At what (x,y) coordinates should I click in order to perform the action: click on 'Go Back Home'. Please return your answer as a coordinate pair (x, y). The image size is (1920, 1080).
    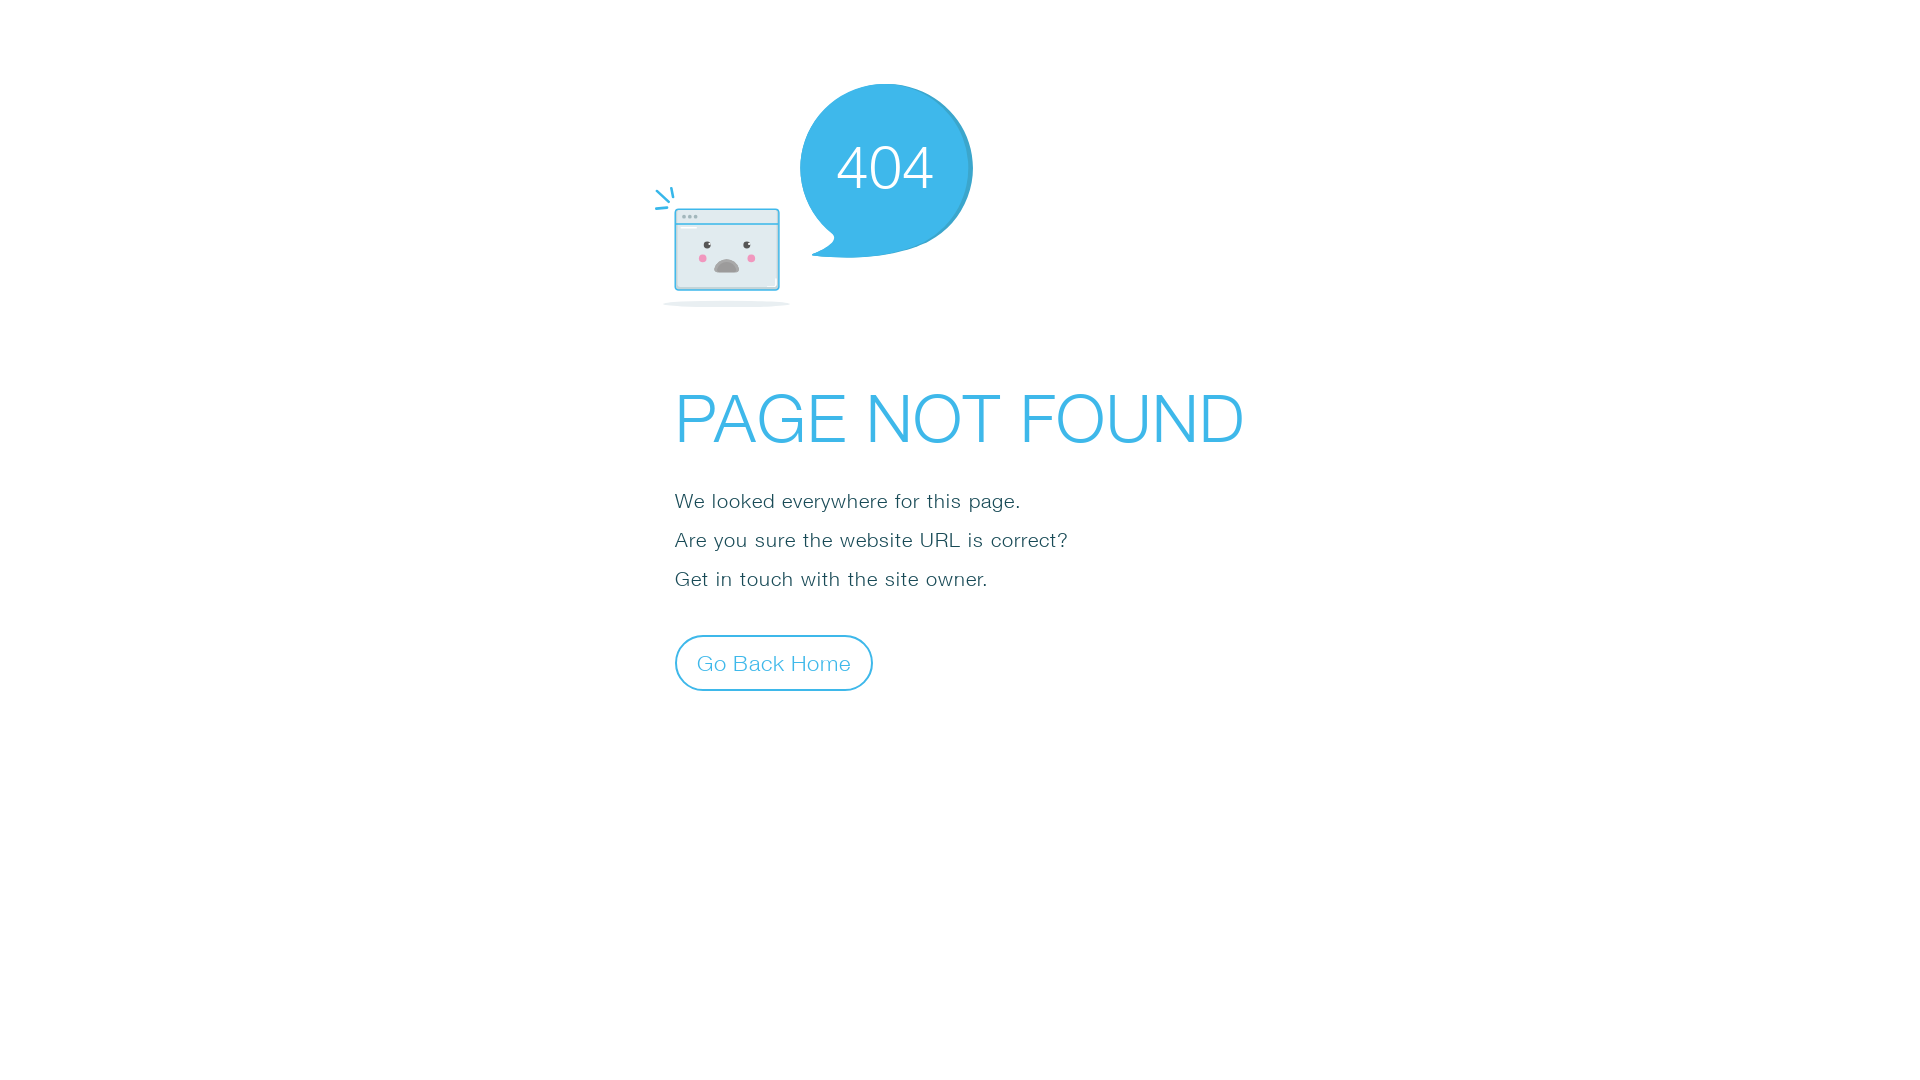
    Looking at the image, I should click on (772, 663).